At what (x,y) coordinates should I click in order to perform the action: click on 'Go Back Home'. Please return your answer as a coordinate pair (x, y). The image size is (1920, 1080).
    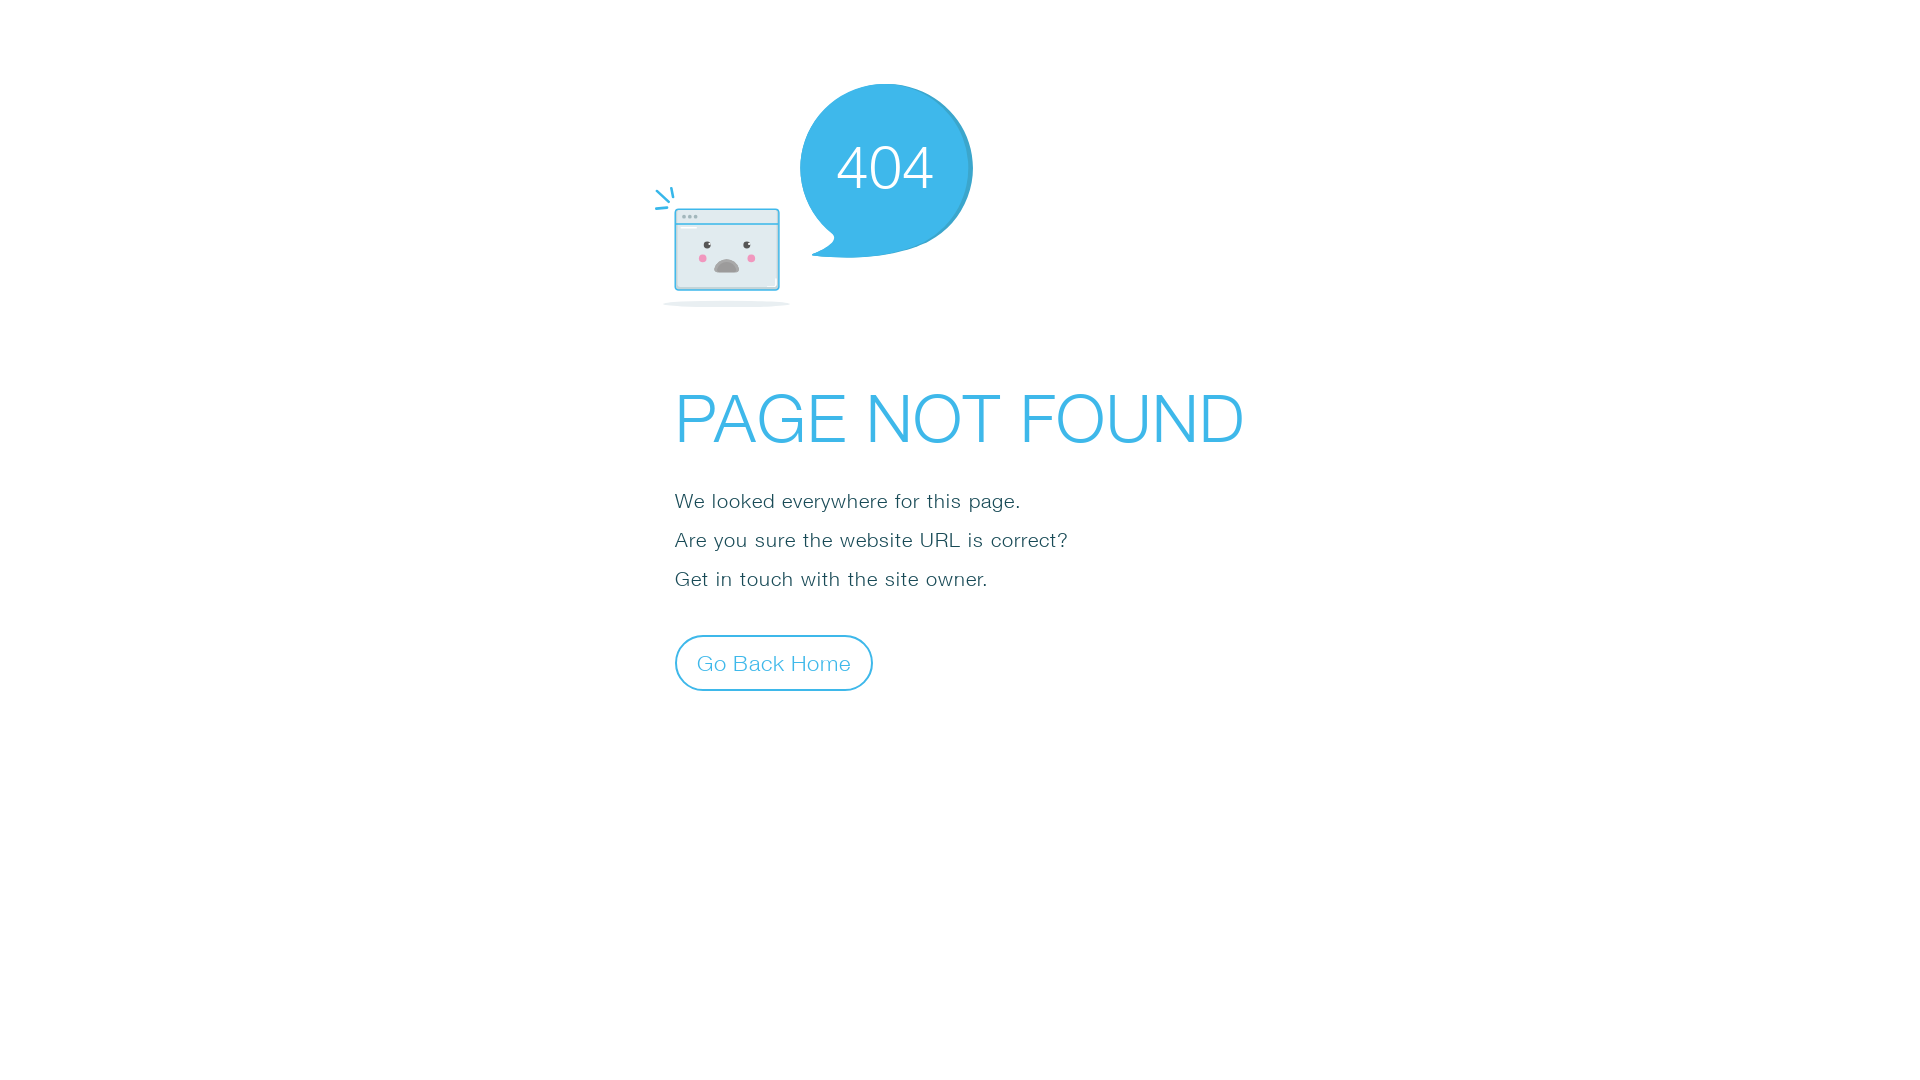
    Looking at the image, I should click on (772, 663).